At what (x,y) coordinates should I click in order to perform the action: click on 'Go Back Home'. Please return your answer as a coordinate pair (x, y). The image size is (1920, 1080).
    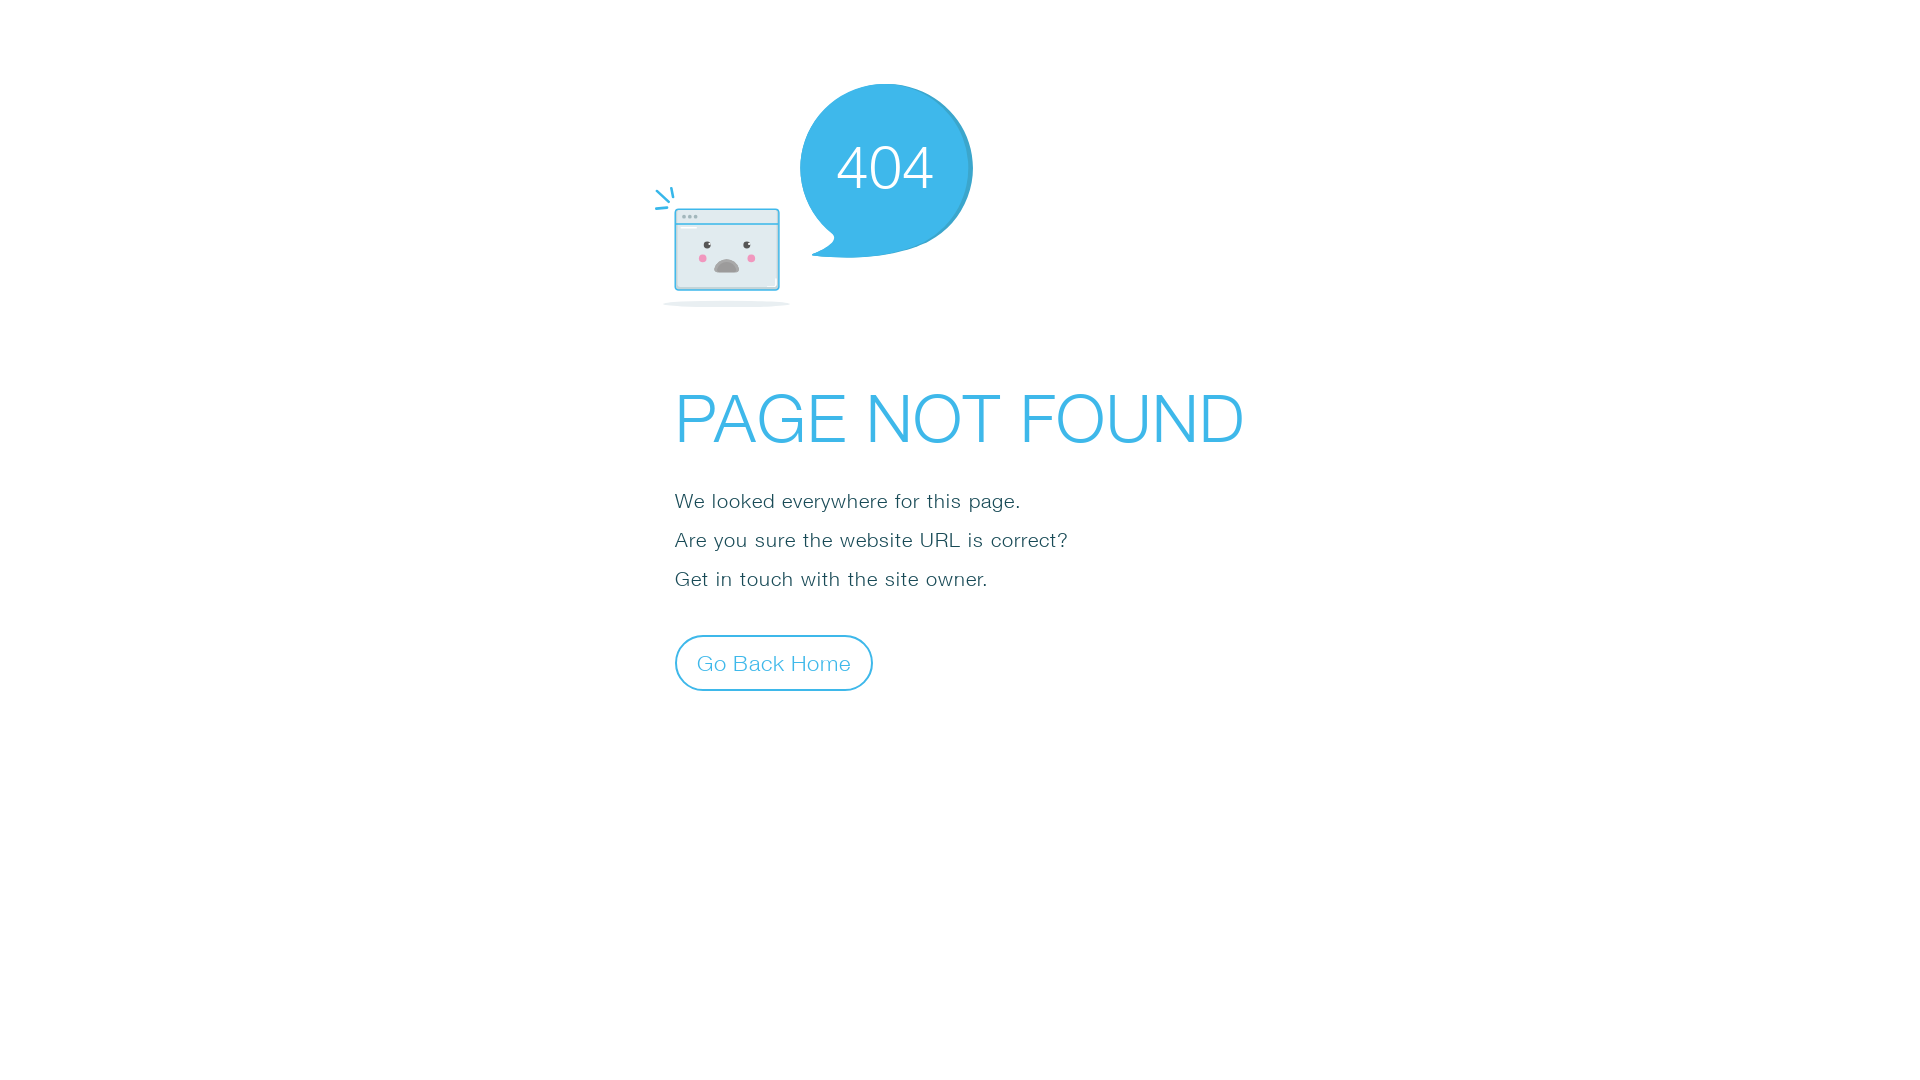
    Looking at the image, I should click on (772, 663).